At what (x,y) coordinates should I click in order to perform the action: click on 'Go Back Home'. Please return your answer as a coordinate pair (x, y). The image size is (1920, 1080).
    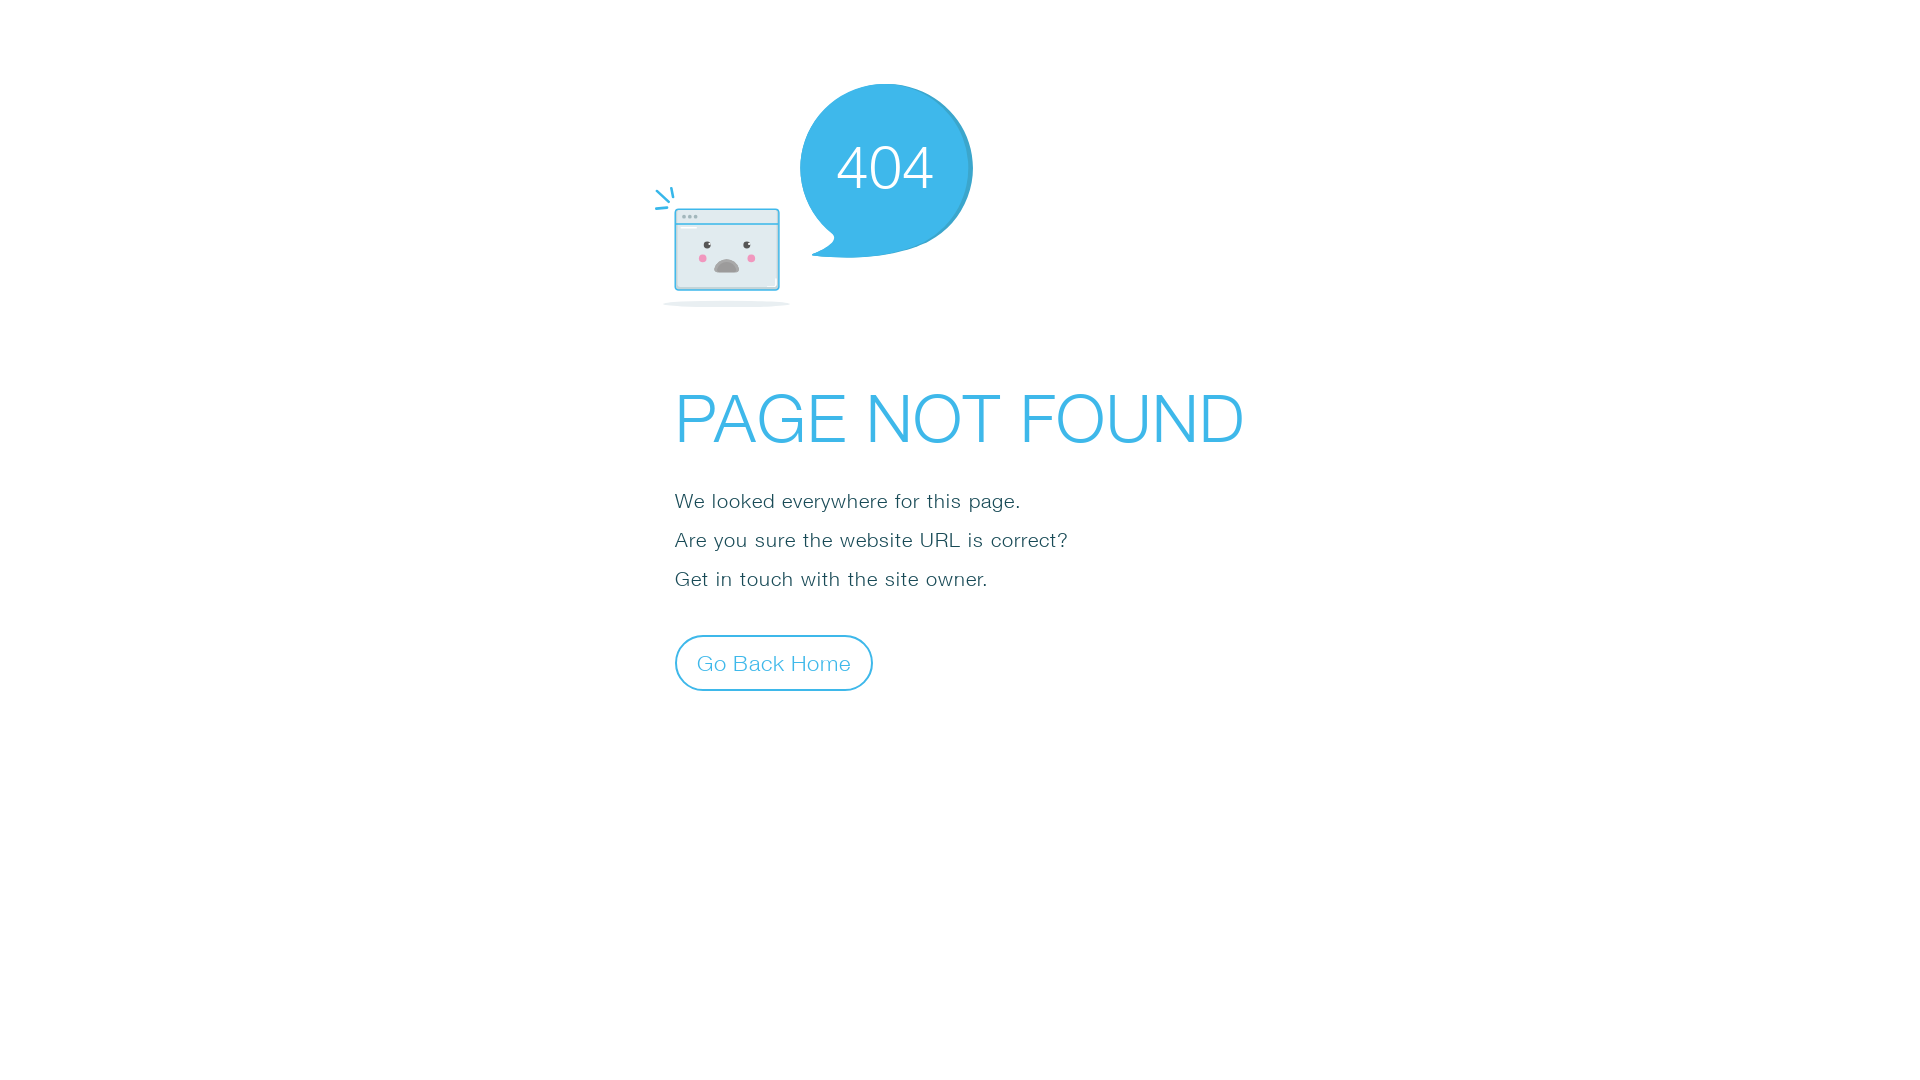
    Looking at the image, I should click on (772, 663).